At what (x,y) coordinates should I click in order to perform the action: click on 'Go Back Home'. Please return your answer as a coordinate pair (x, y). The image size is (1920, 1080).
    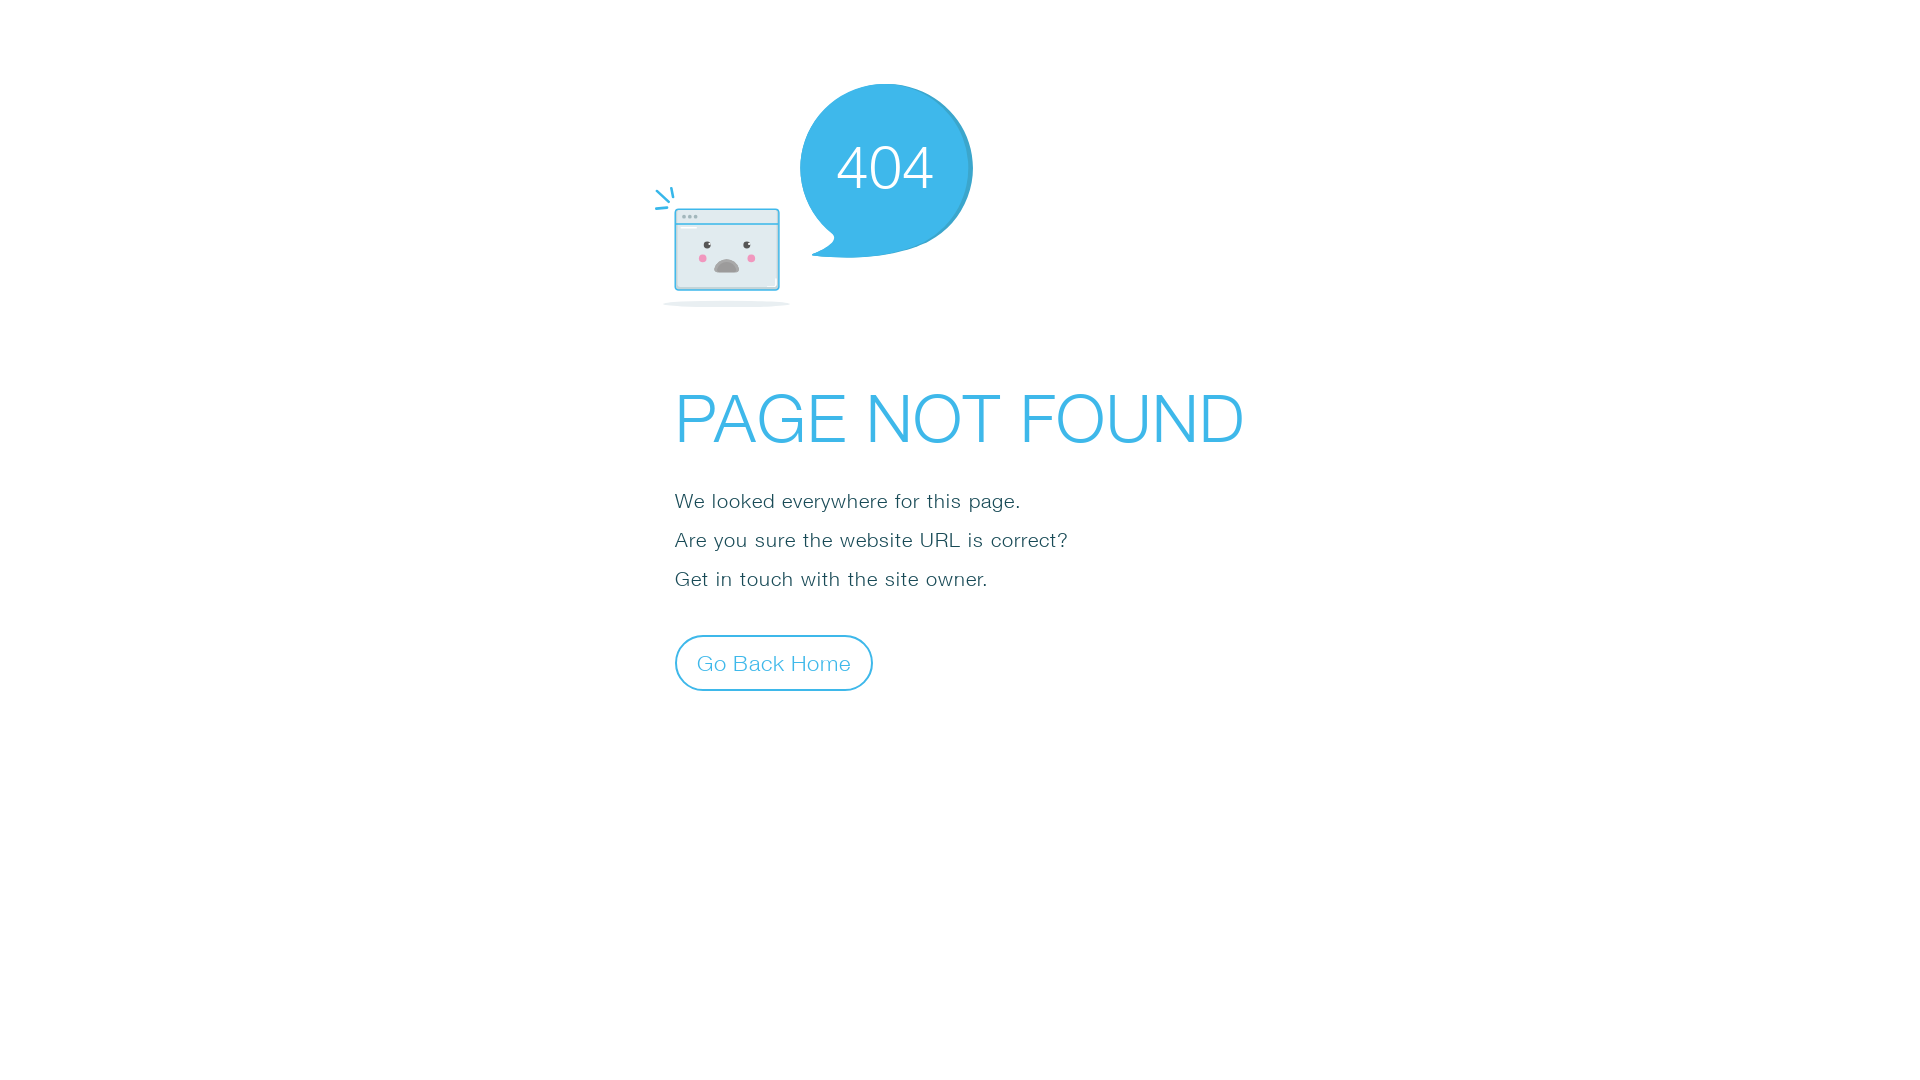
    Looking at the image, I should click on (772, 663).